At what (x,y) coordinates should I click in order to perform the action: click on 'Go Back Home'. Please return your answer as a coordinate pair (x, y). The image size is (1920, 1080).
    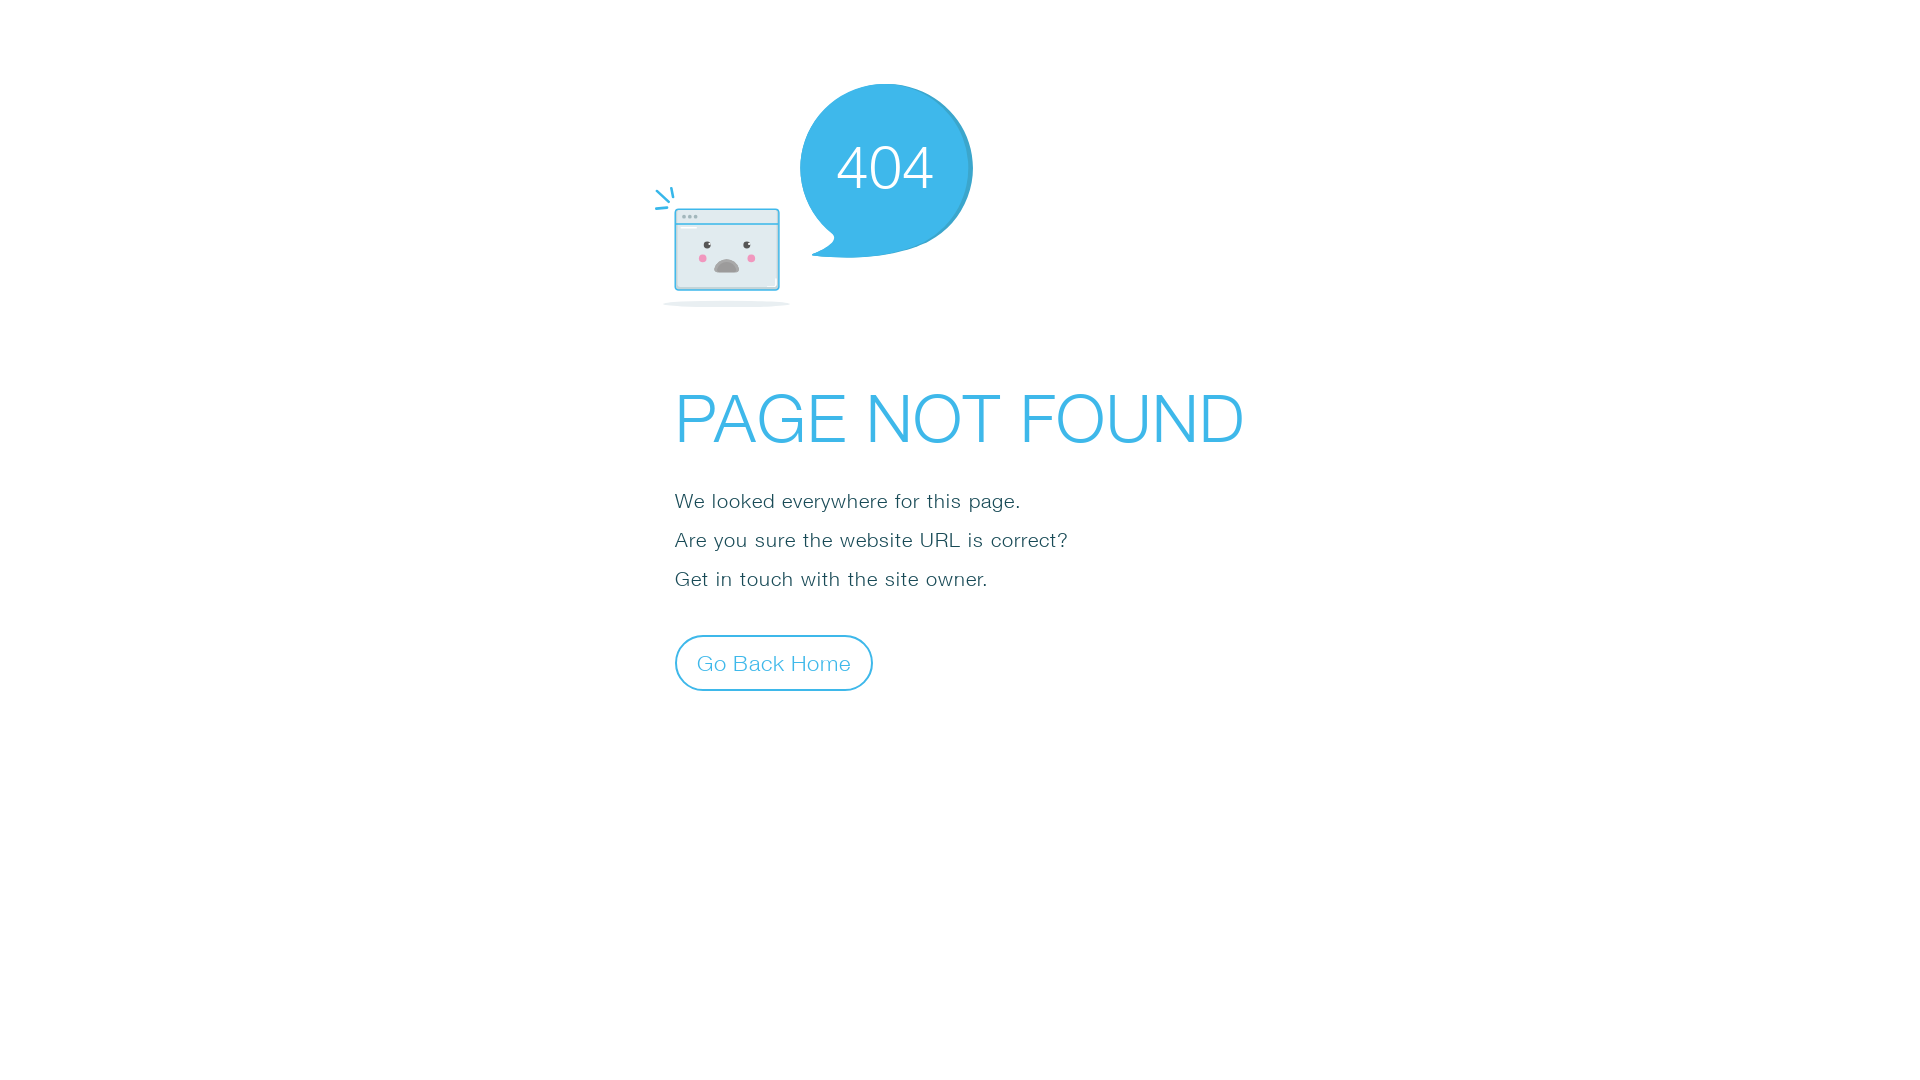
    Looking at the image, I should click on (772, 663).